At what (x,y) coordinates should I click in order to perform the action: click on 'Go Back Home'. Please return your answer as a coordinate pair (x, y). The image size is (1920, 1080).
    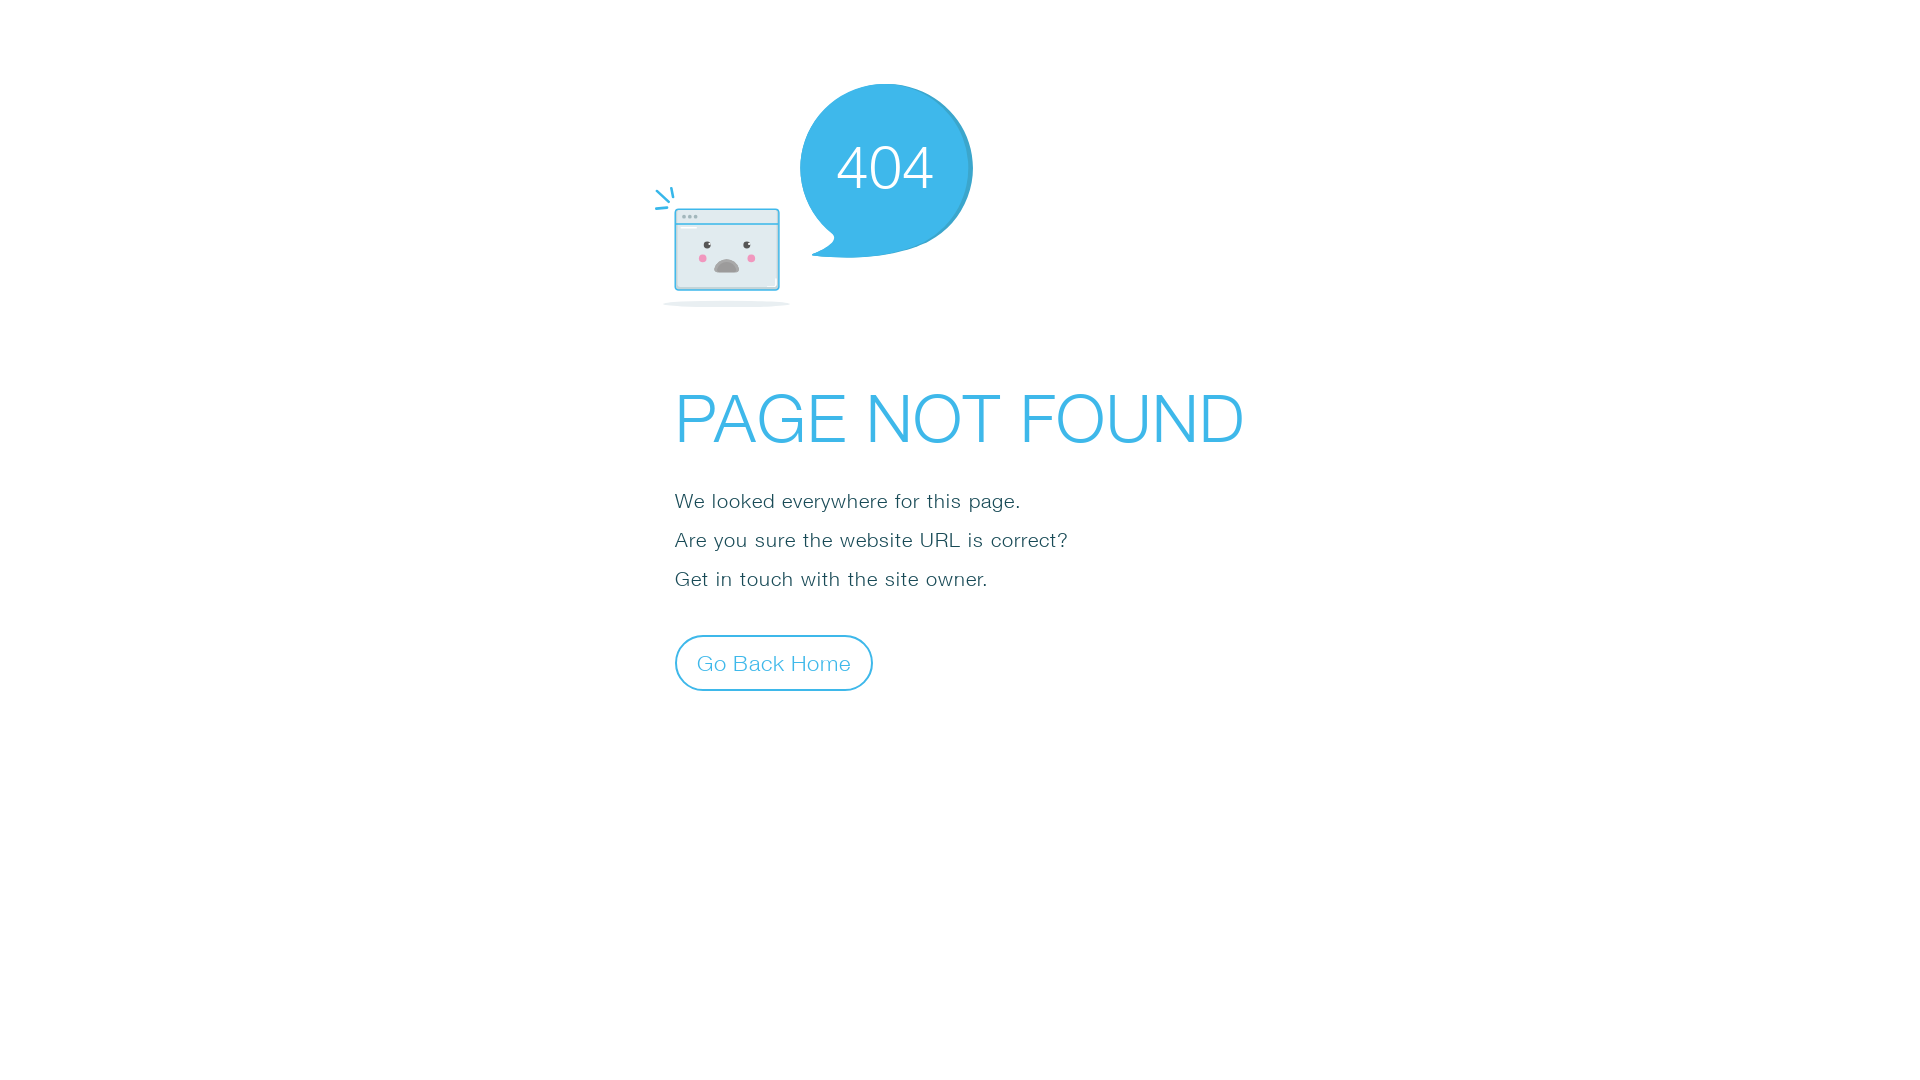
    Looking at the image, I should click on (772, 663).